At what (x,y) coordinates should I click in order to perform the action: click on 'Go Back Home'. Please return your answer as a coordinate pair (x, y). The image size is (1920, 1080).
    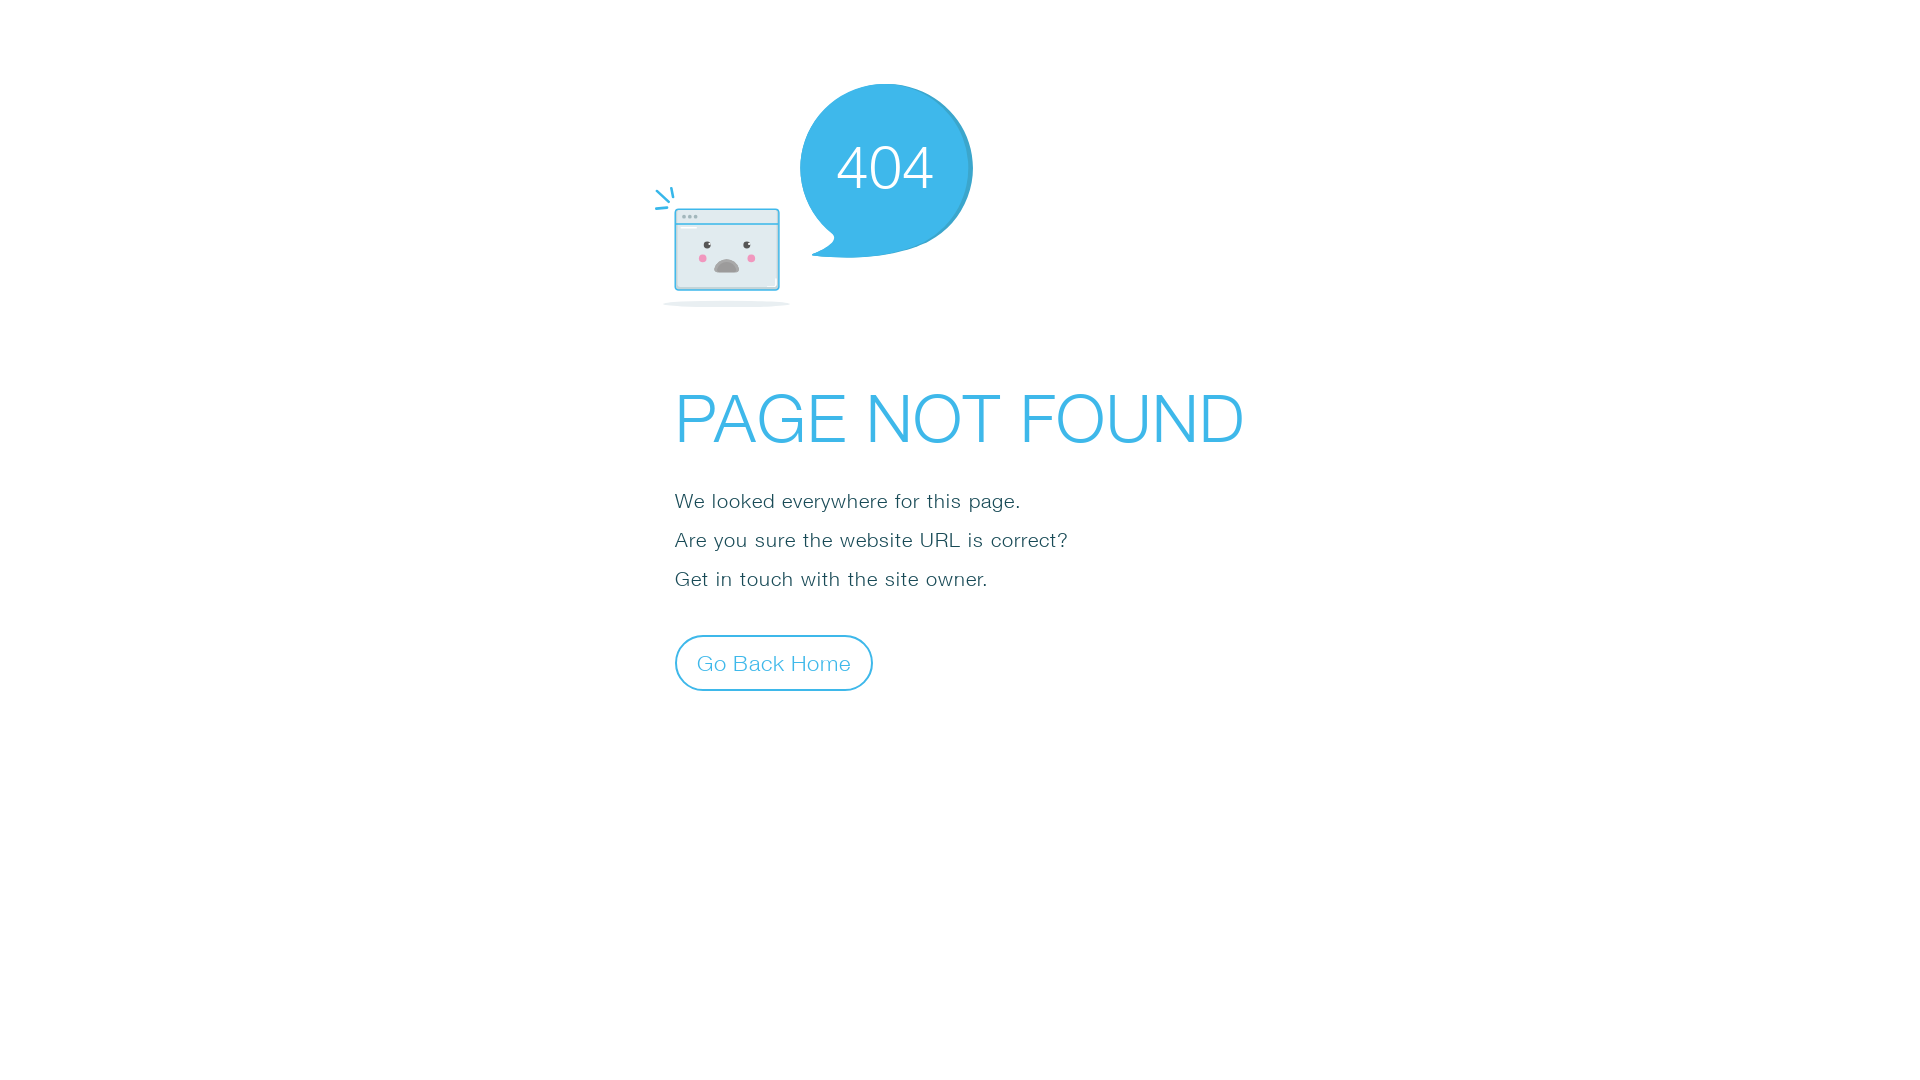
    Looking at the image, I should click on (772, 663).